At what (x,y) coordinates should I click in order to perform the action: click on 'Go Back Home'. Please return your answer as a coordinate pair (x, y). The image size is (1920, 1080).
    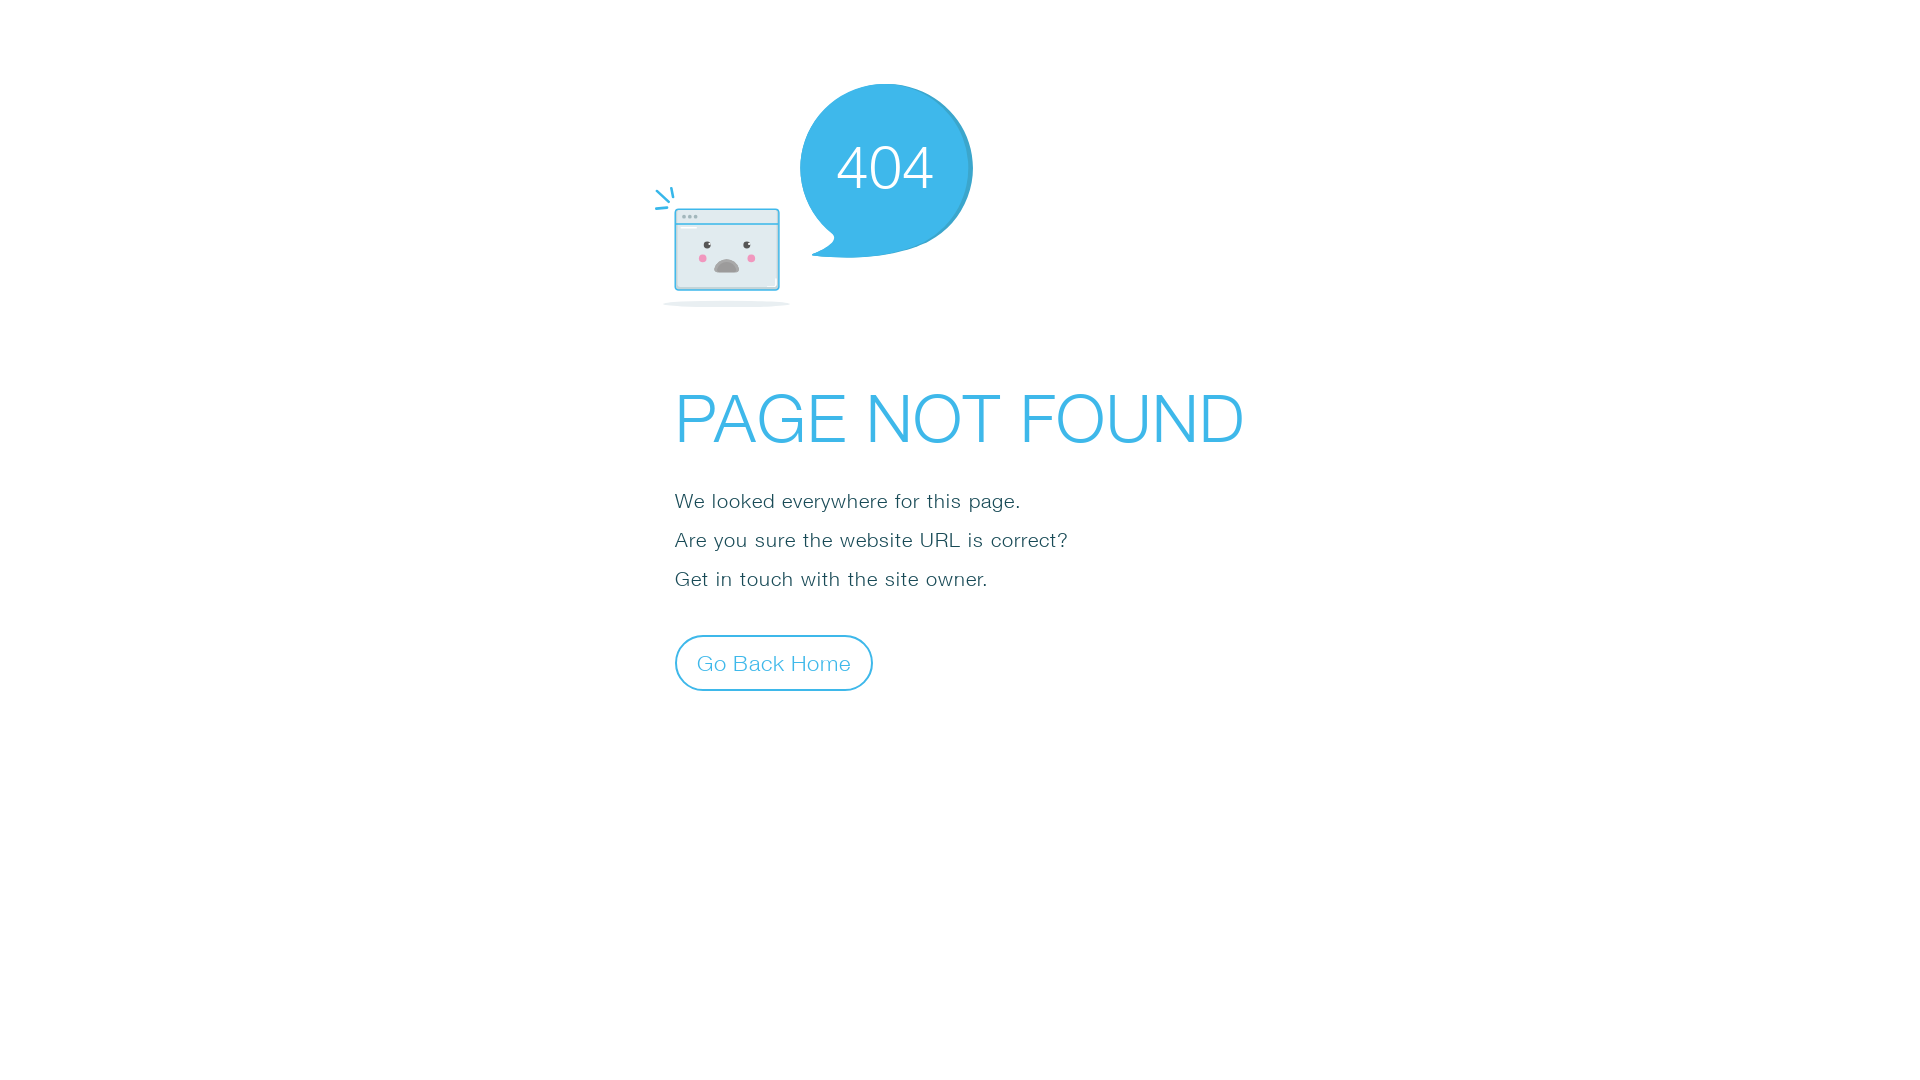
    Looking at the image, I should click on (772, 663).